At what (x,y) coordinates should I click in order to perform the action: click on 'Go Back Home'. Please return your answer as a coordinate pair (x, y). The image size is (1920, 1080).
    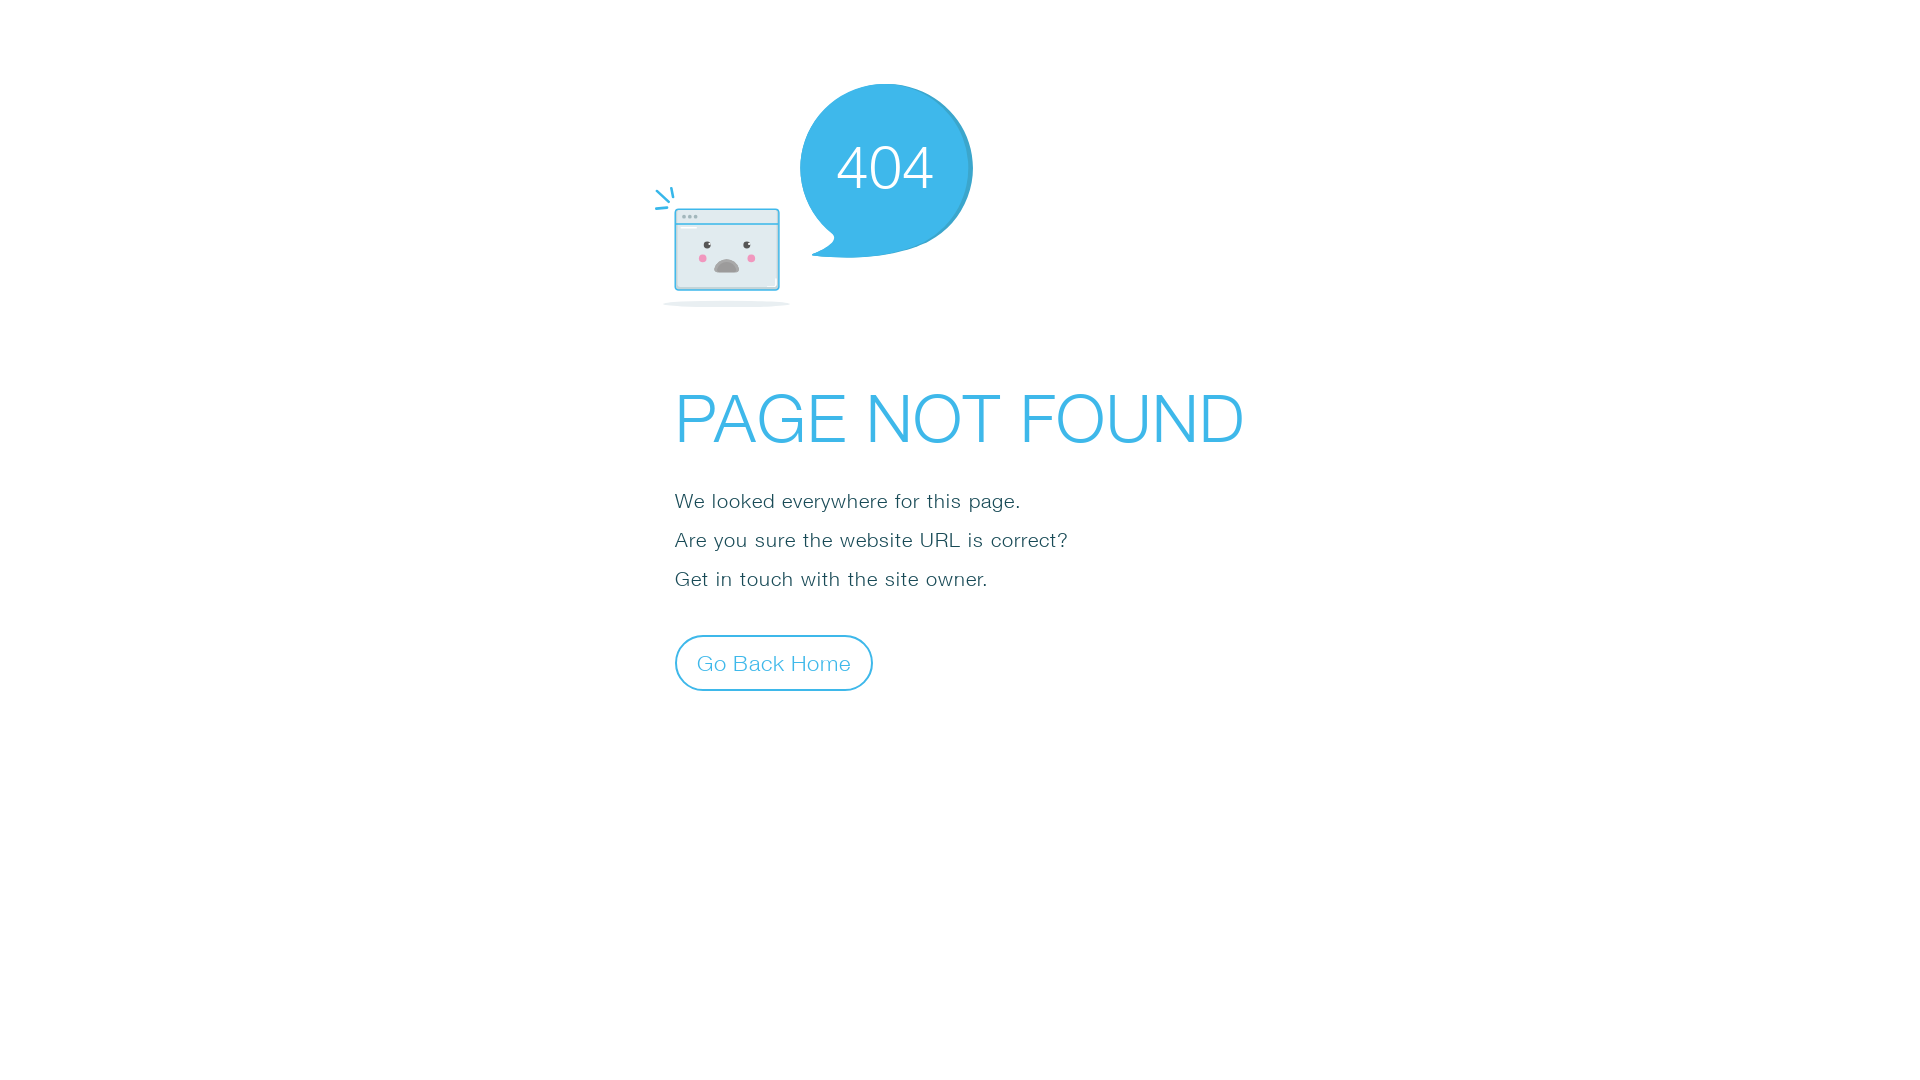
    Looking at the image, I should click on (772, 663).